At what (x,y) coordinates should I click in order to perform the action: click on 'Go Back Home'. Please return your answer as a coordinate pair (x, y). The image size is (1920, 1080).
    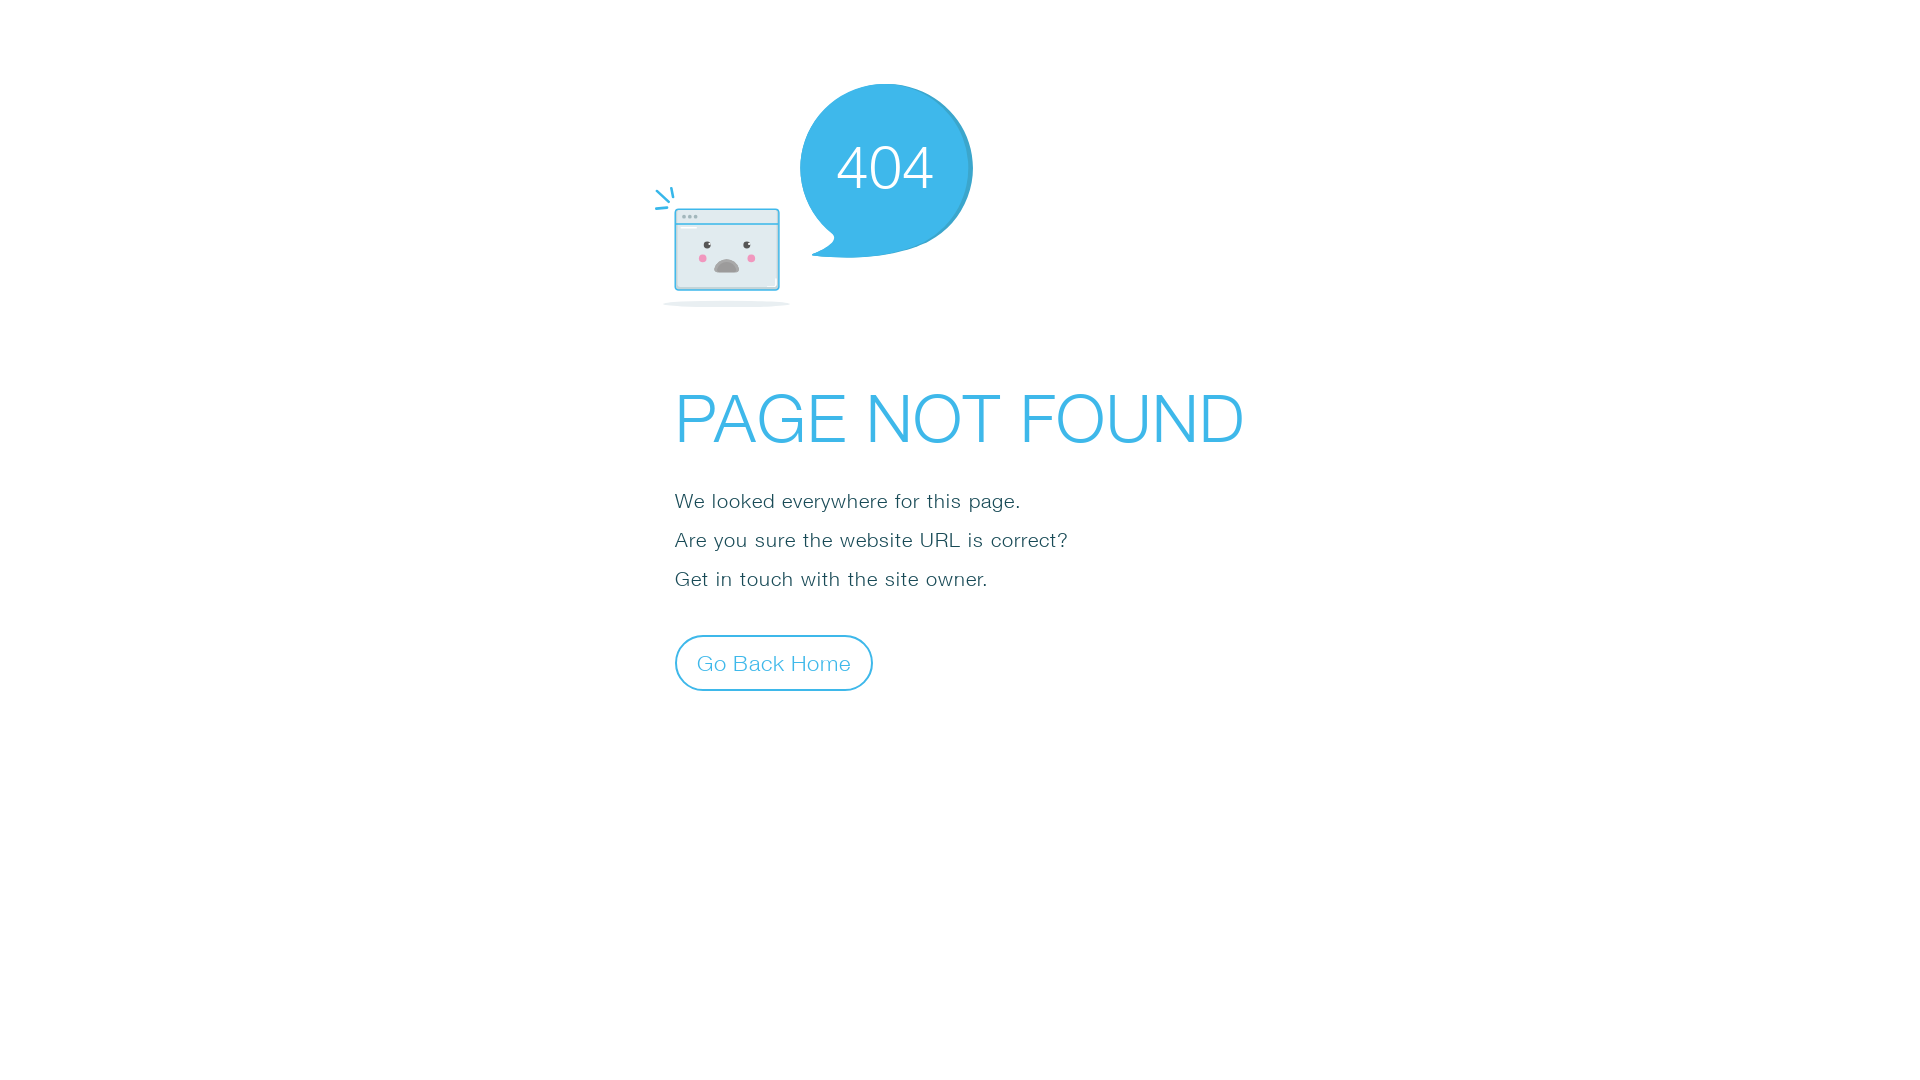
    Looking at the image, I should click on (772, 663).